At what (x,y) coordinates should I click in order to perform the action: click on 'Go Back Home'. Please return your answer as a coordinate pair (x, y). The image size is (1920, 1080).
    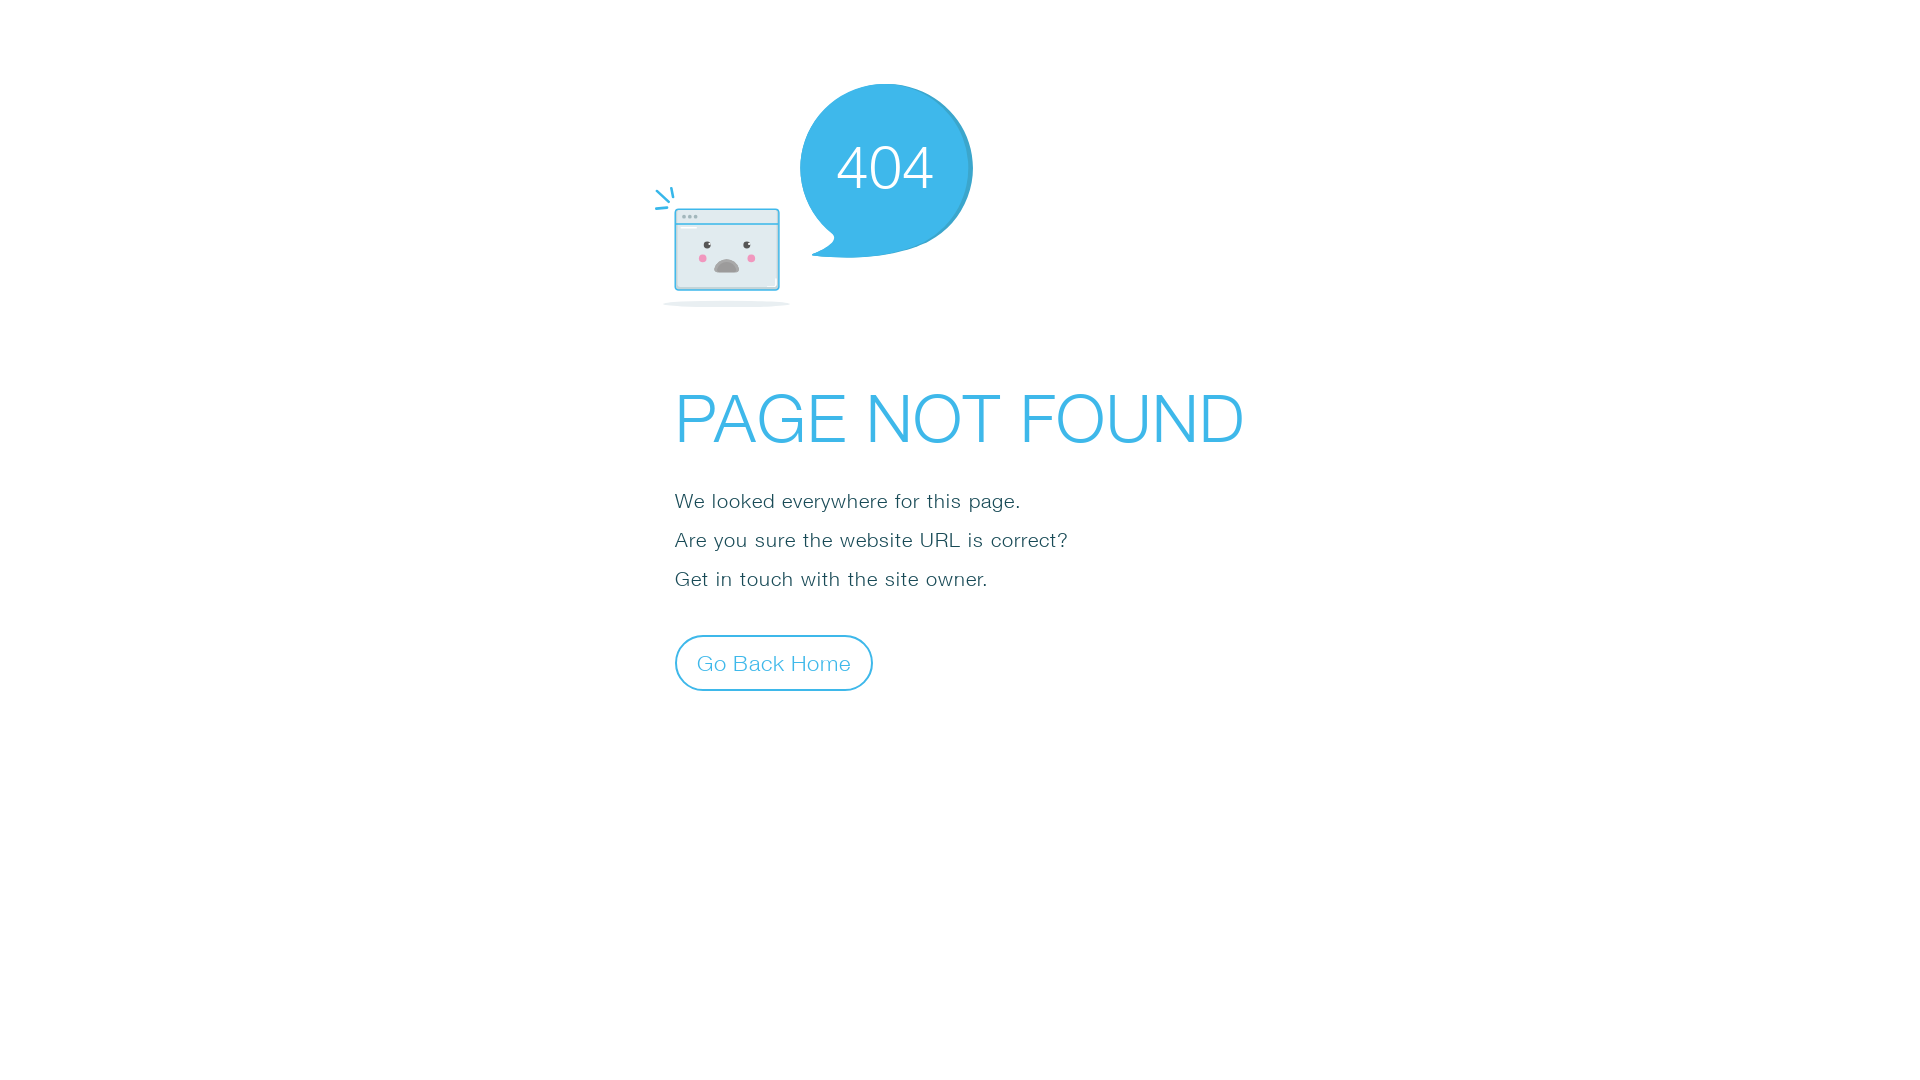
    Looking at the image, I should click on (772, 663).